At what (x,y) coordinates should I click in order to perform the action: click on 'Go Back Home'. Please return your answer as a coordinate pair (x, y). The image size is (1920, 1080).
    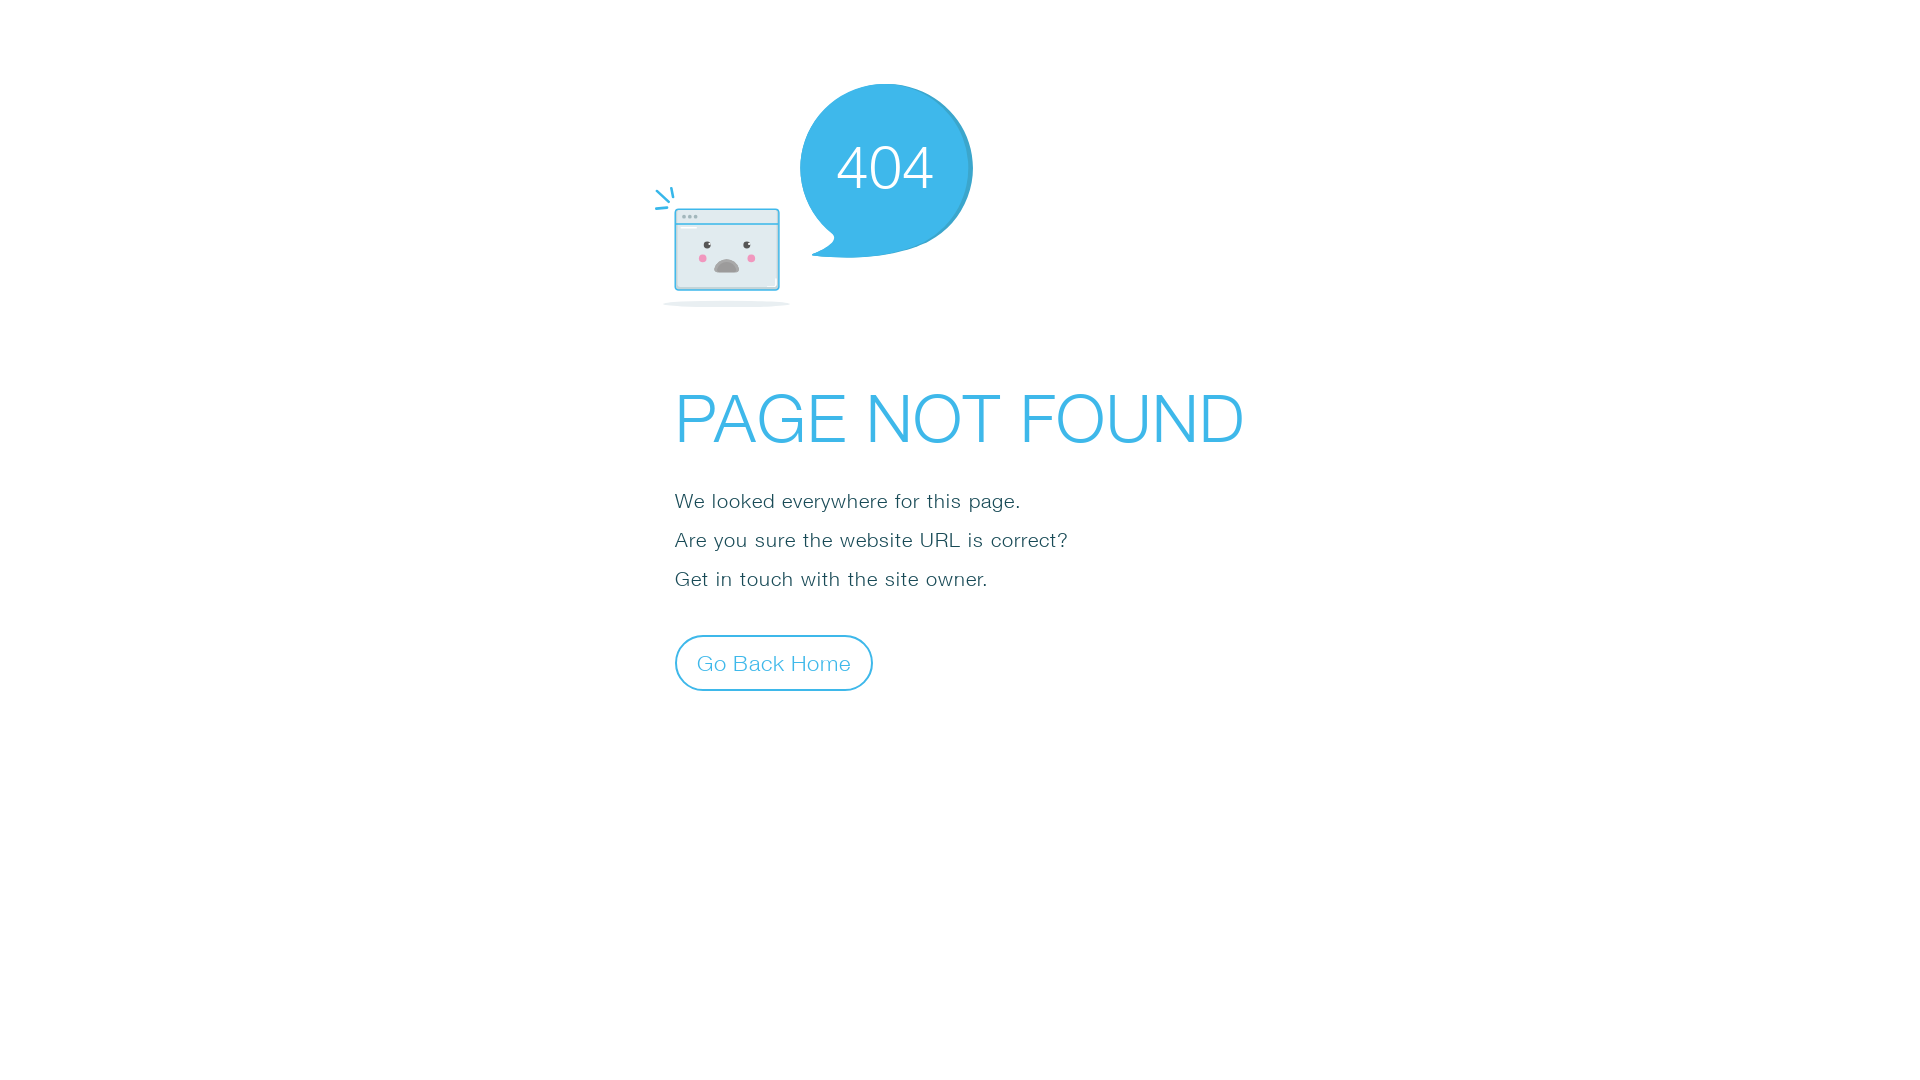
    Looking at the image, I should click on (772, 663).